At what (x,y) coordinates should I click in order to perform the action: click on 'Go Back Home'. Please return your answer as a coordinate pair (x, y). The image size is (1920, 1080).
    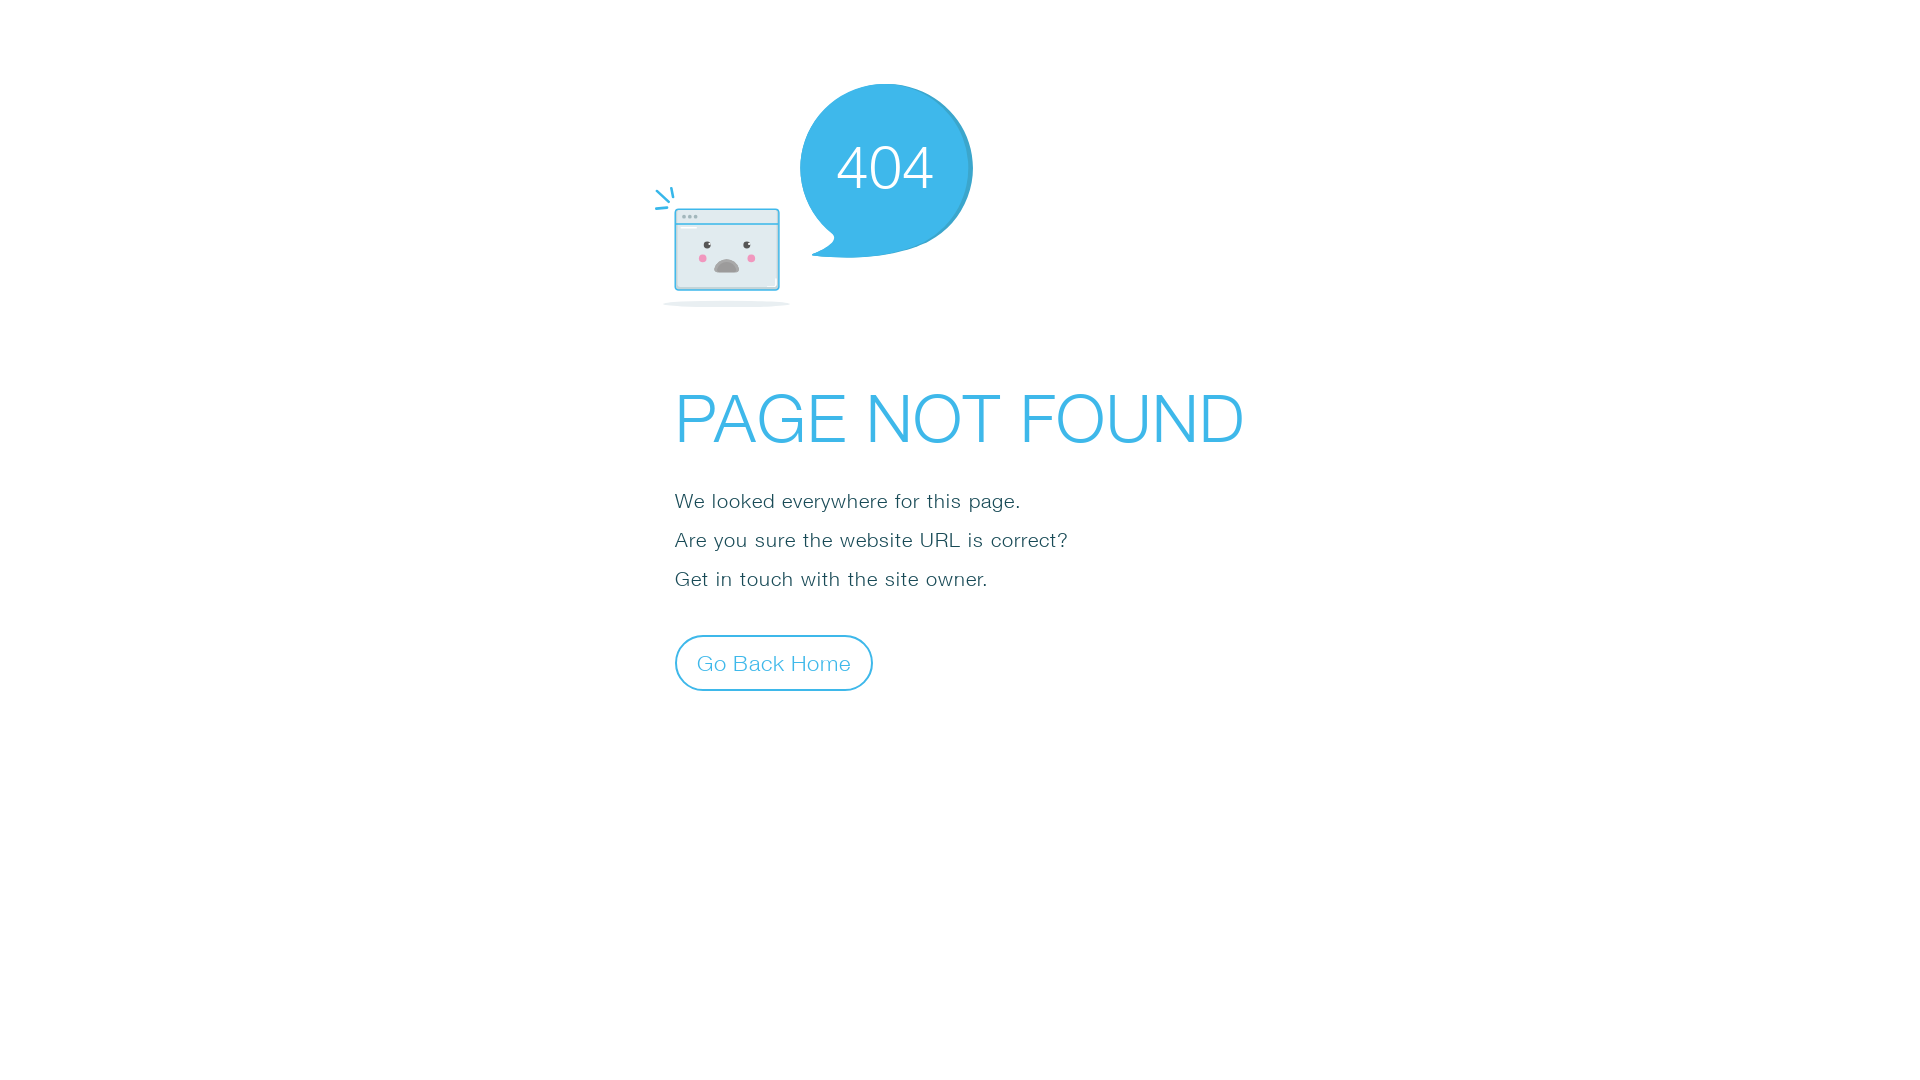
    Looking at the image, I should click on (772, 663).